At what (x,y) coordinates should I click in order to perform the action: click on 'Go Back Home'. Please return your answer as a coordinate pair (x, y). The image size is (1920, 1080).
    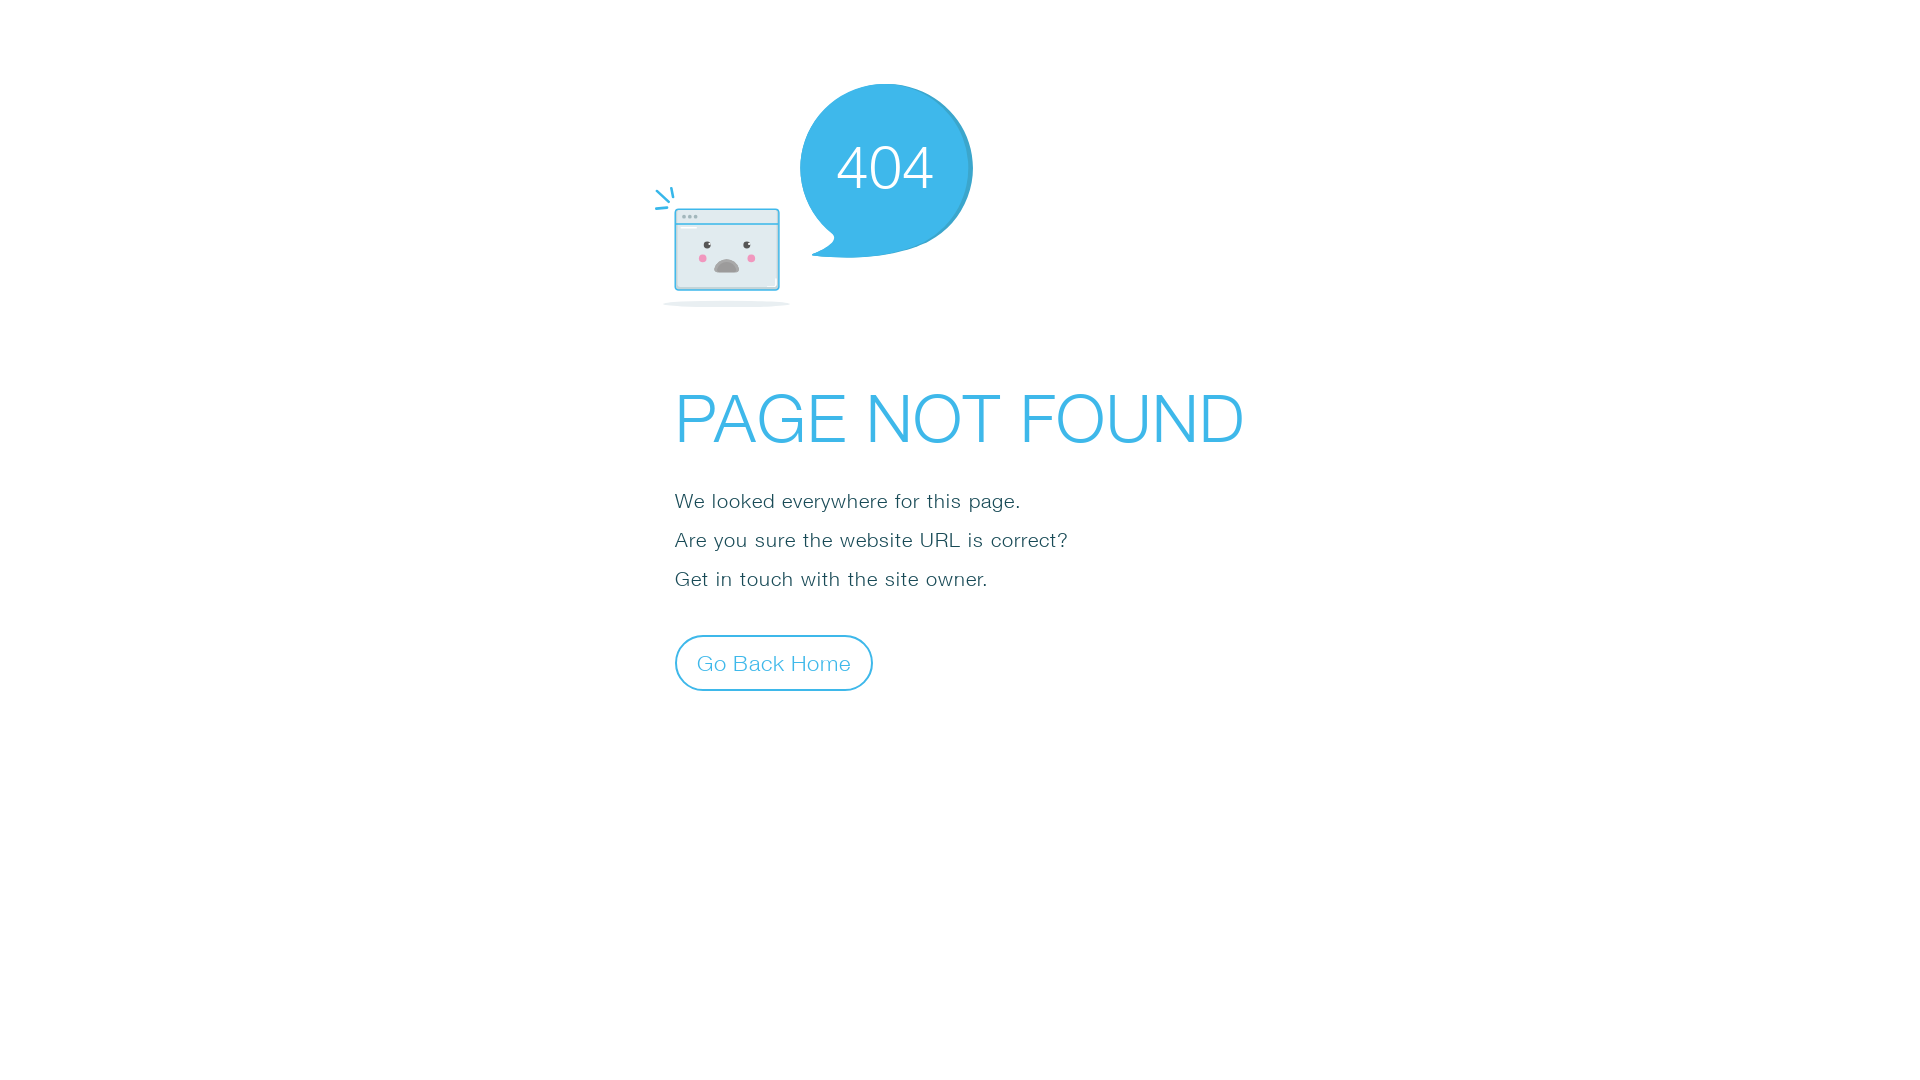
    Looking at the image, I should click on (772, 663).